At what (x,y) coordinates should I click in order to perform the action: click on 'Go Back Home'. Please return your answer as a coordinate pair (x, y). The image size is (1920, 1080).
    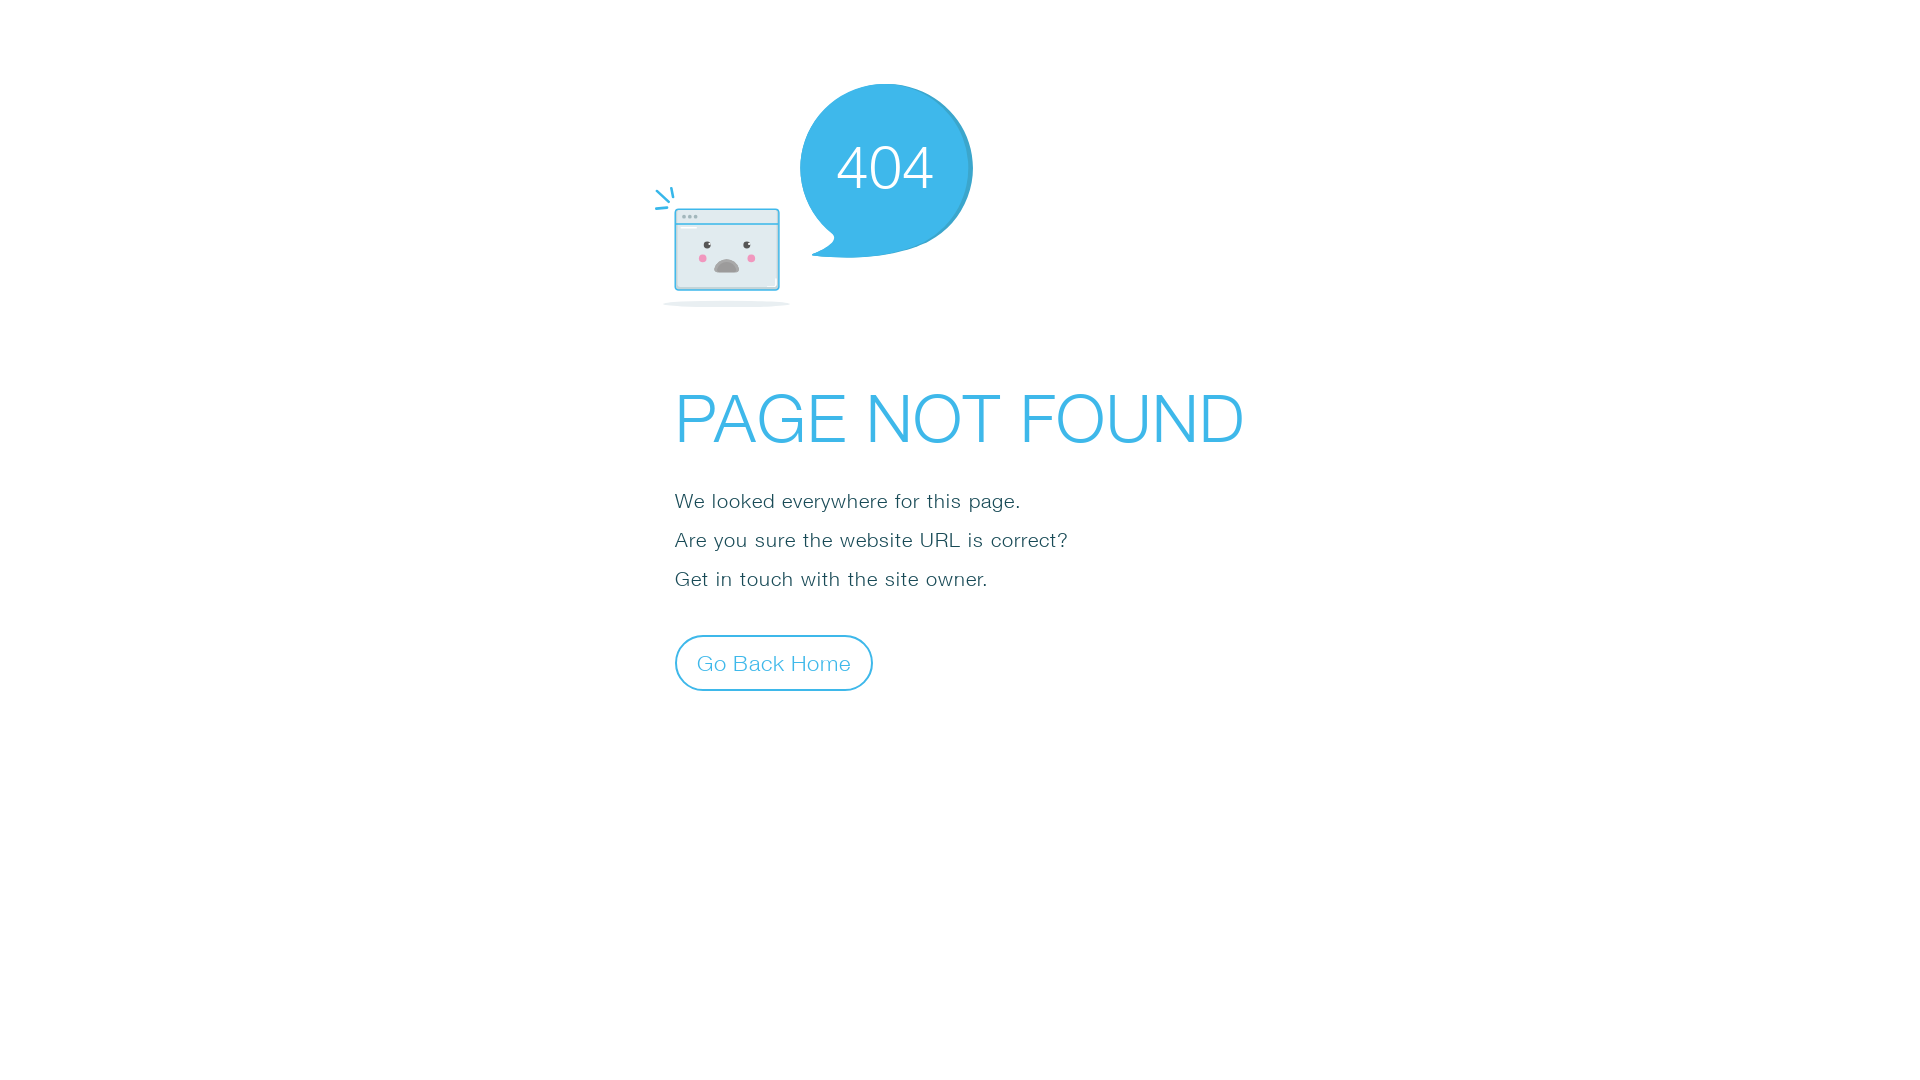
    Looking at the image, I should click on (772, 663).